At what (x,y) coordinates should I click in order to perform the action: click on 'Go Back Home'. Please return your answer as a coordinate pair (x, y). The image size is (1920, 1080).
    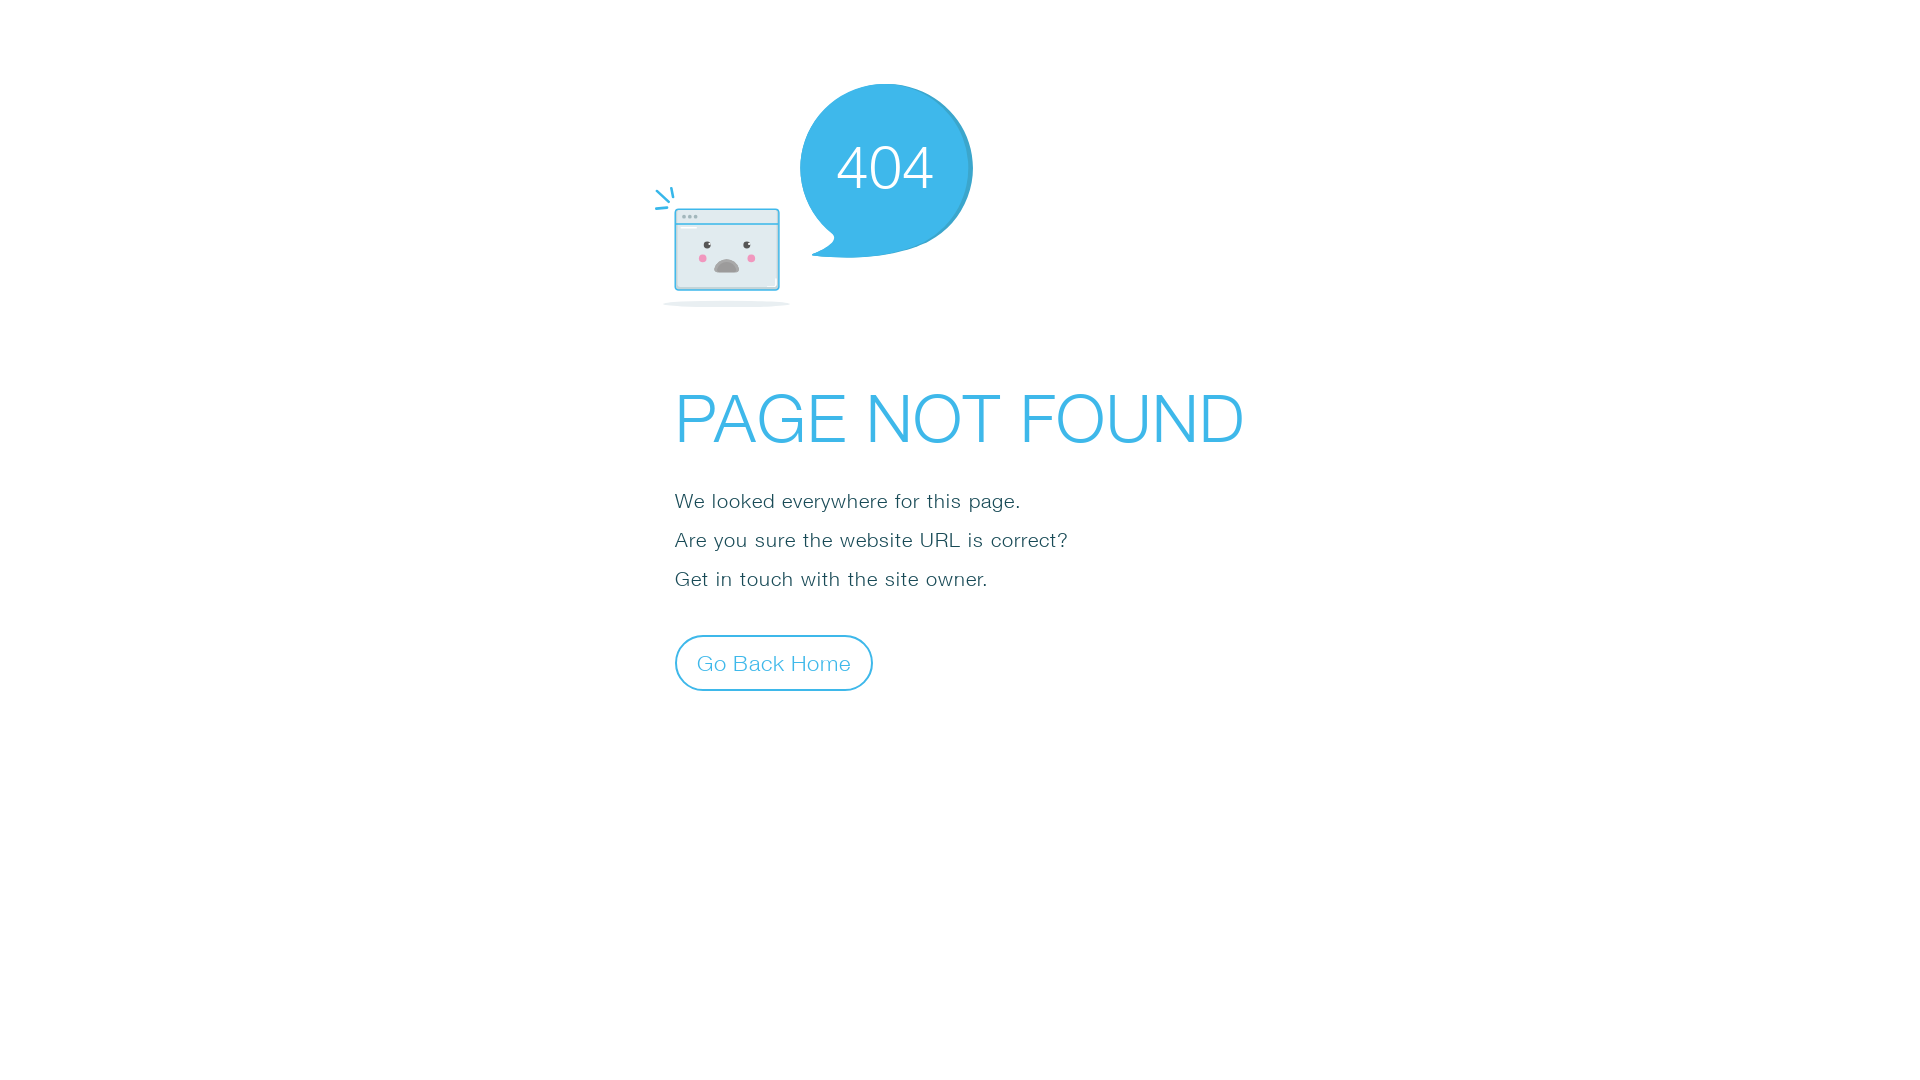
    Looking at the image, I should click on (772, 663).